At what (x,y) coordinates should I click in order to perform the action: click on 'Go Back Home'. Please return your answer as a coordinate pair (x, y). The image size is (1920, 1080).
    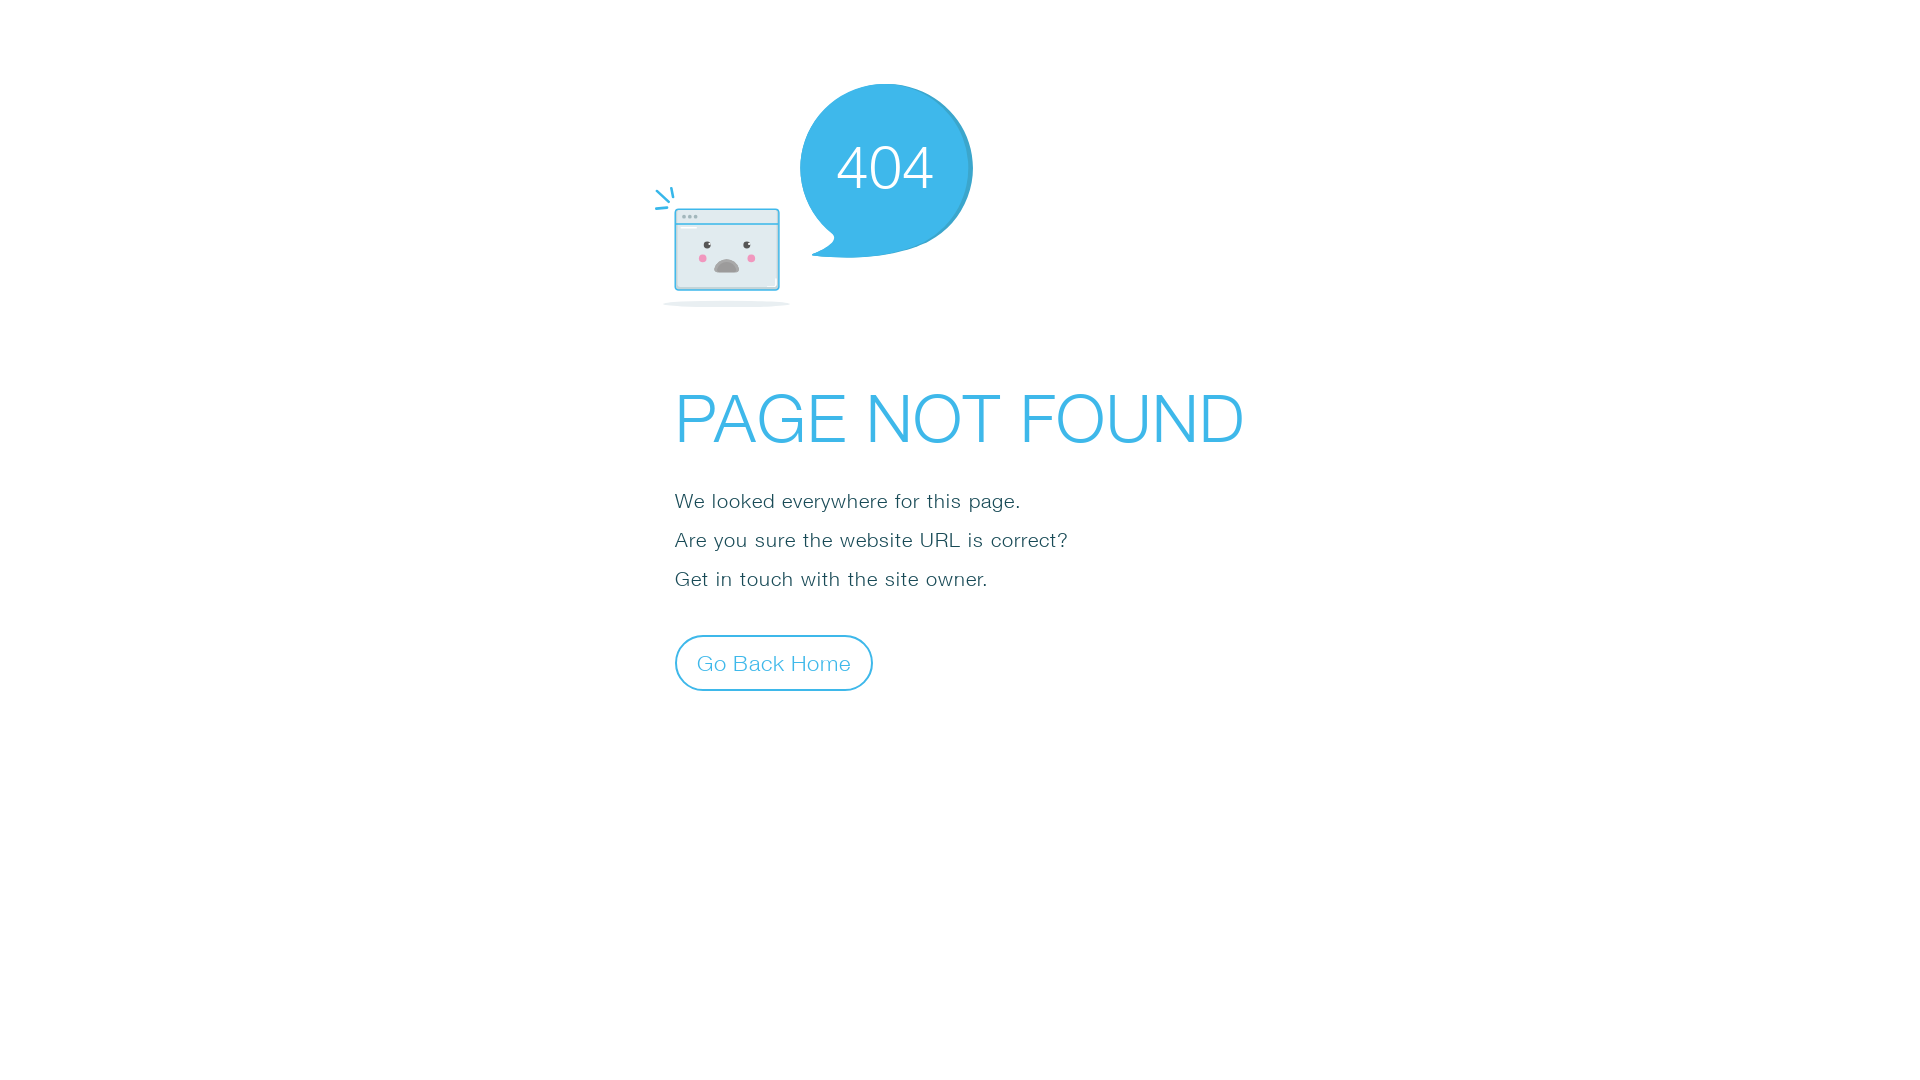
    Looking at the image, I should click on (772, 663).